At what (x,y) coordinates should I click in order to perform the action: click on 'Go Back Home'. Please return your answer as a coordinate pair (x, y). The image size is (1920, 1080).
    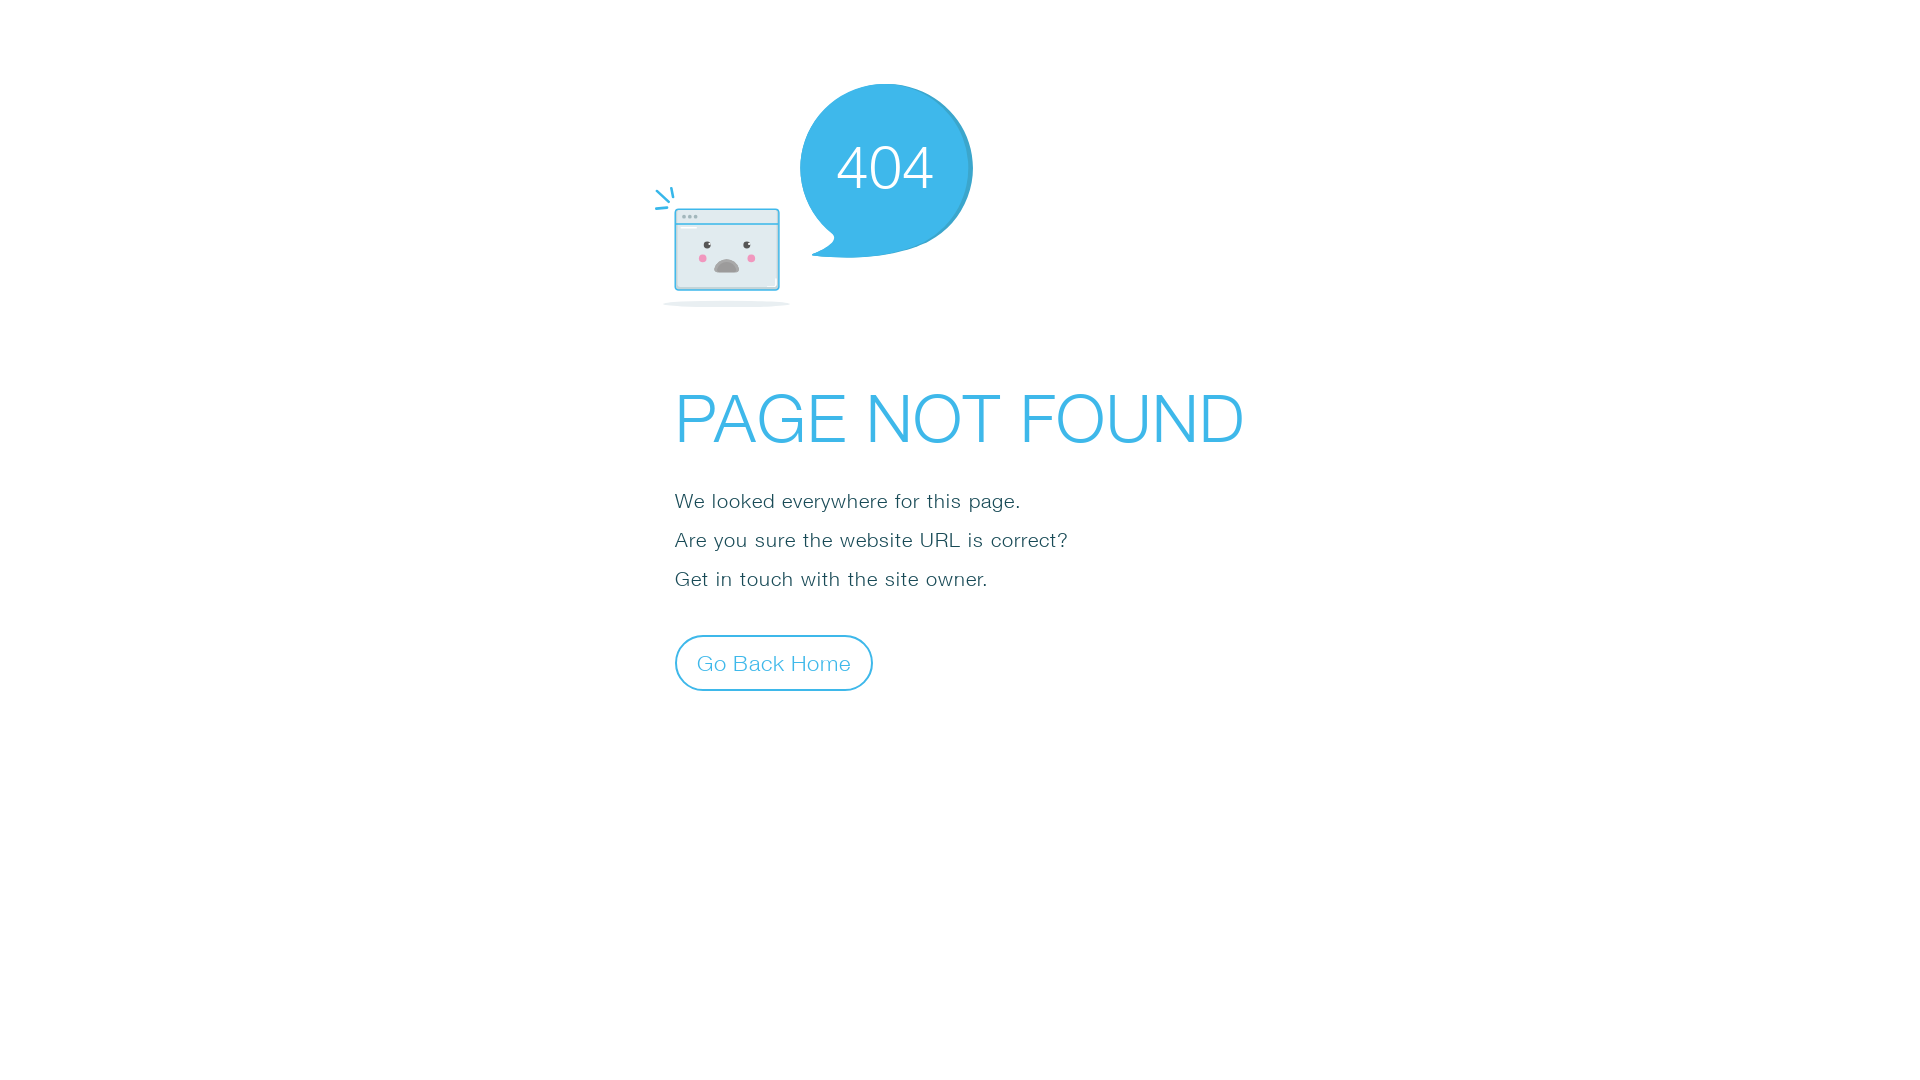
    Looking at the image, I should click on (772, 663).